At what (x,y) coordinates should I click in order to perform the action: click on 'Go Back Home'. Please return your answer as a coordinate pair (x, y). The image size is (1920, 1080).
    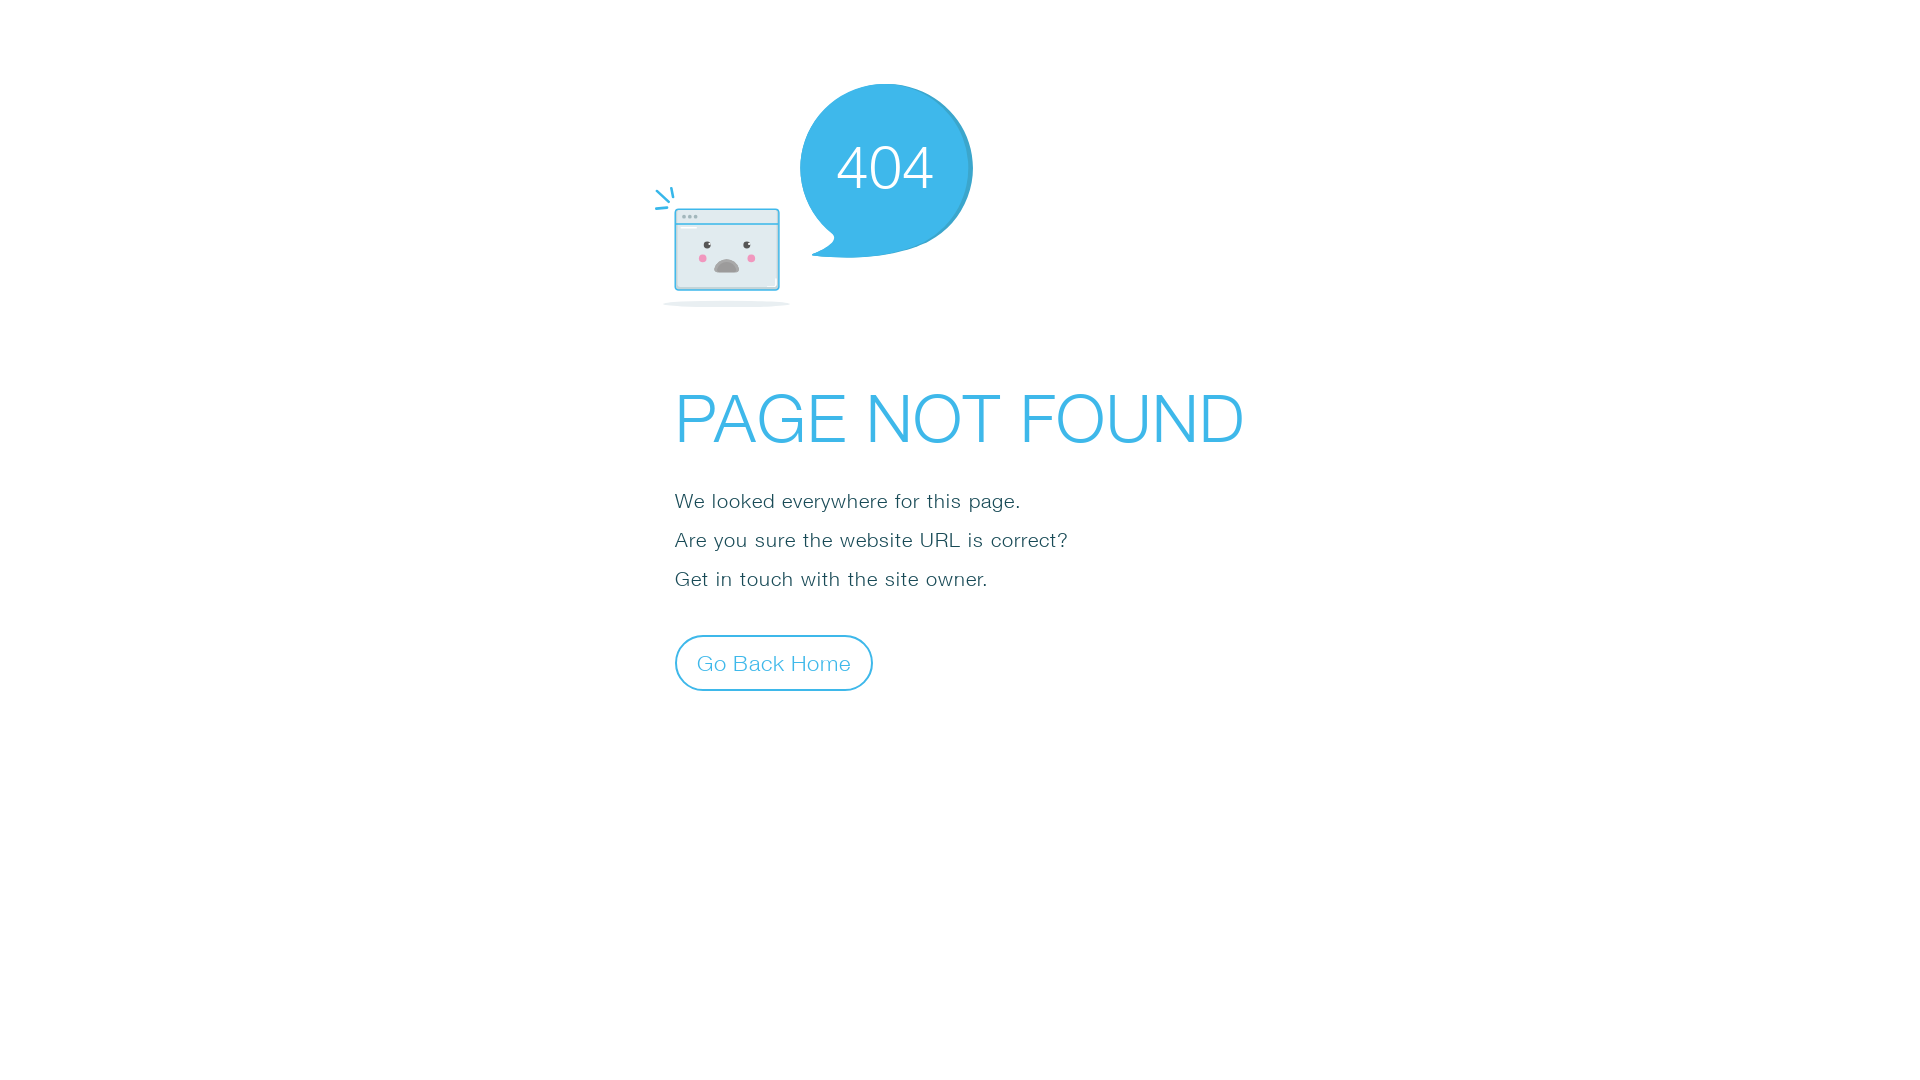
    Looking at the image, I should click on (772, 663).